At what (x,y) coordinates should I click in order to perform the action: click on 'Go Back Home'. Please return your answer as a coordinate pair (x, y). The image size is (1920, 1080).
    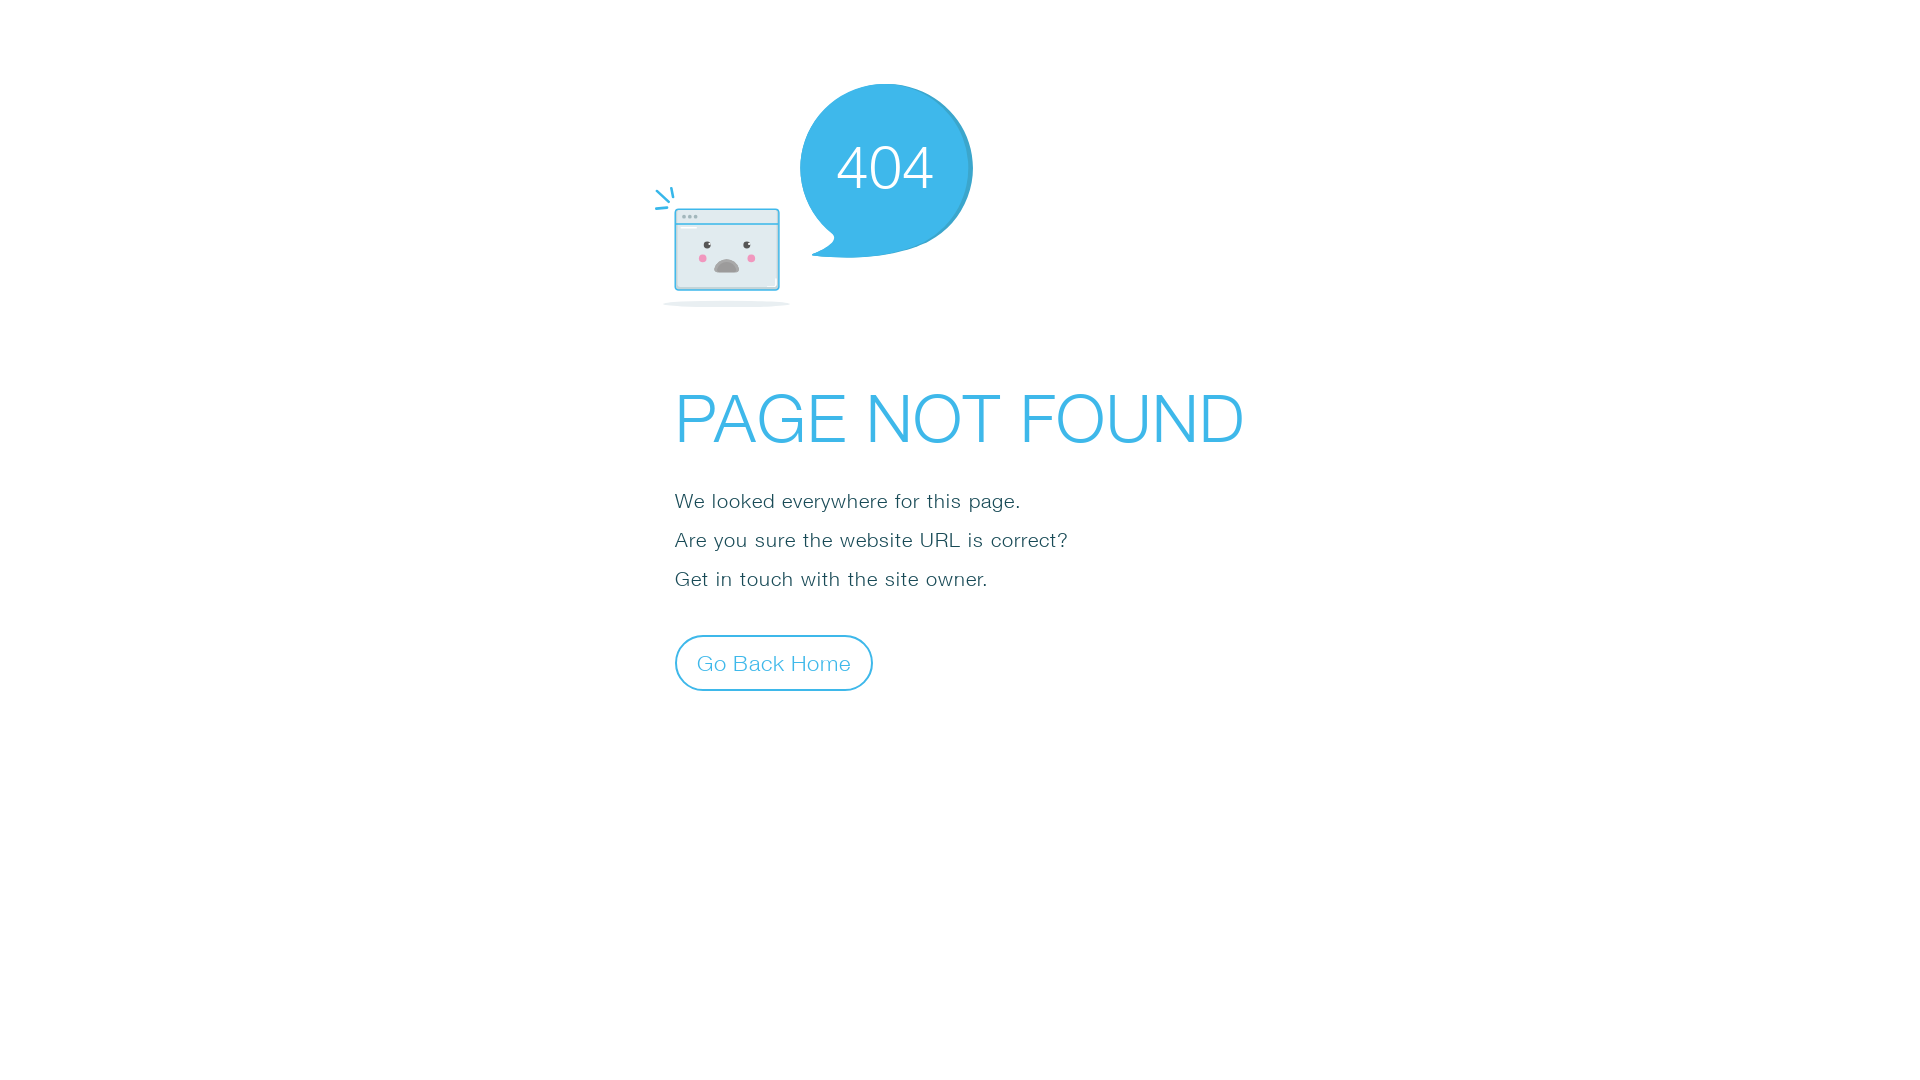
    Looking at the image, I should click on (772, 663).